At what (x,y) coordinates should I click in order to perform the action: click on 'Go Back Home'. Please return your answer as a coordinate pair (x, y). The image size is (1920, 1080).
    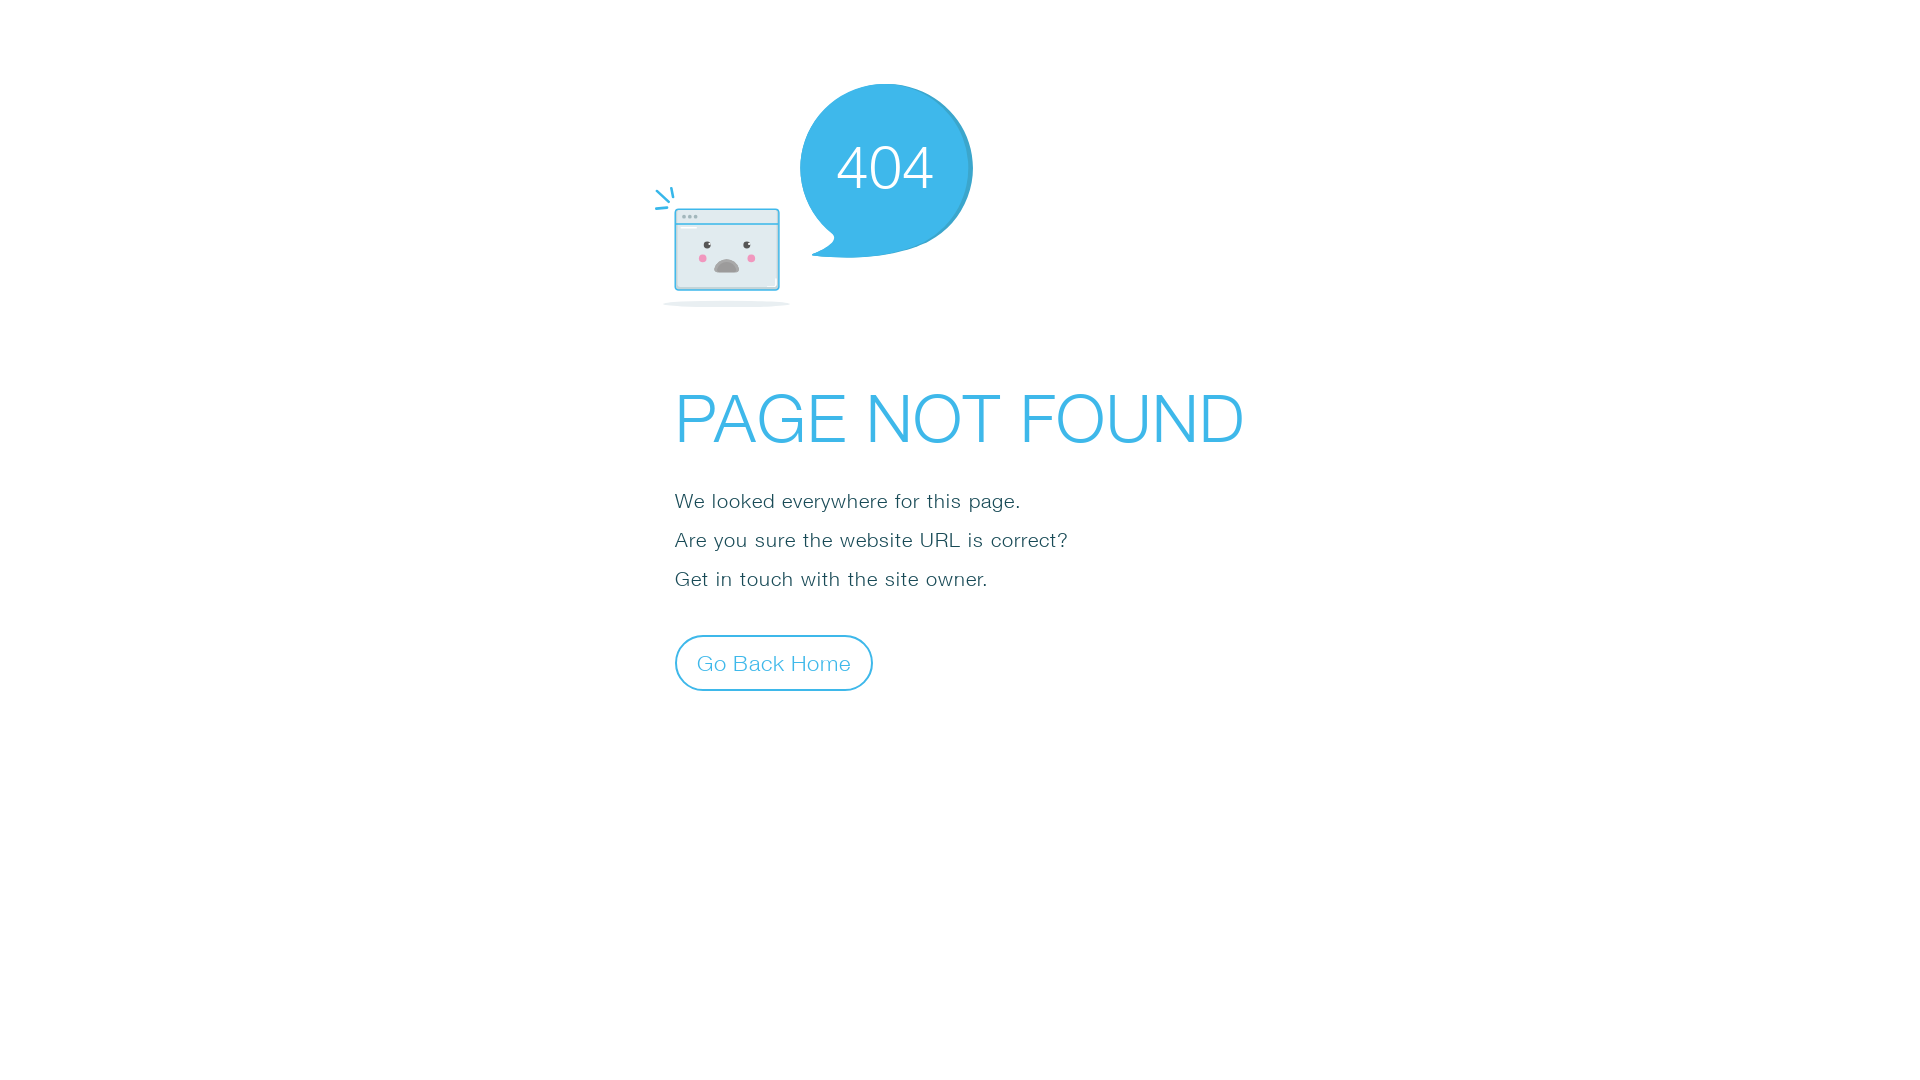
    Looking at the image, I should click on (772, 663).